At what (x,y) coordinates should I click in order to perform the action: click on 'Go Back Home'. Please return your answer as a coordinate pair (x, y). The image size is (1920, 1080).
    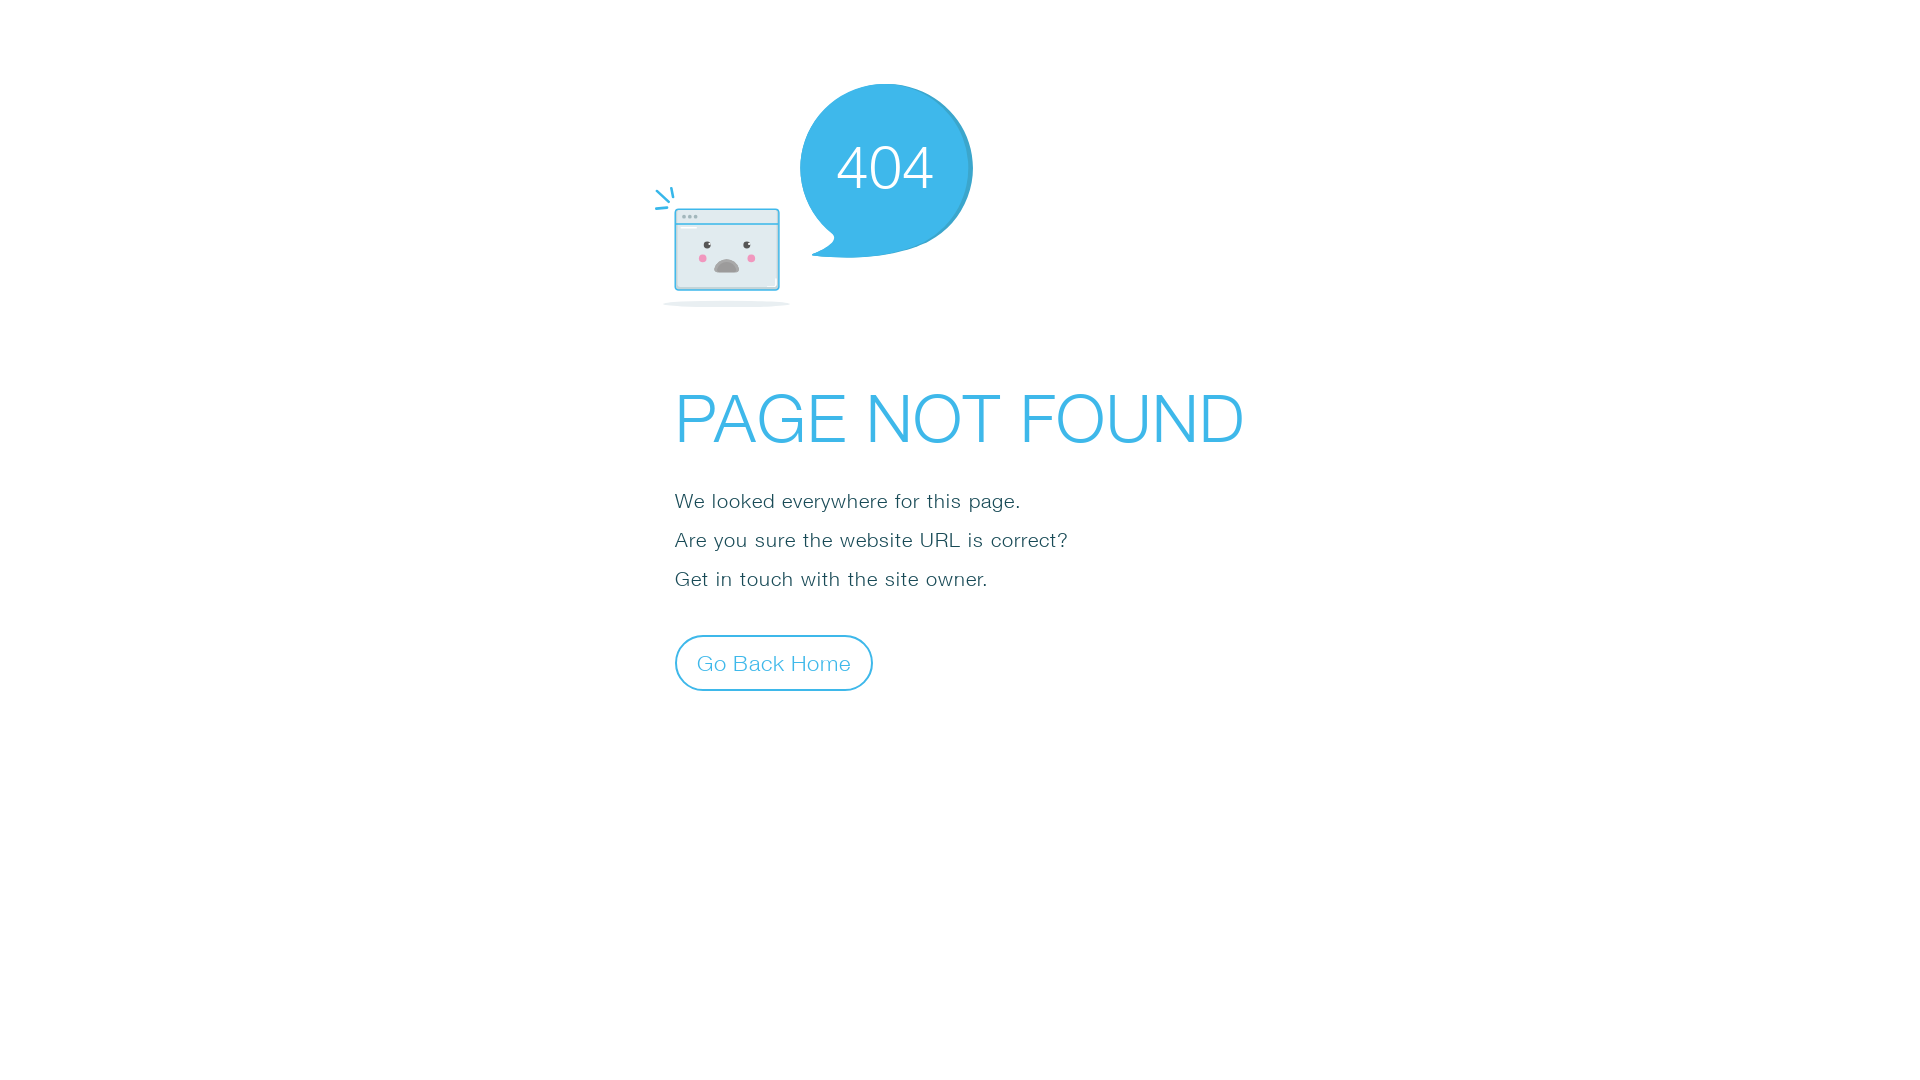
    Looking at the image, I should click on (772, 663).